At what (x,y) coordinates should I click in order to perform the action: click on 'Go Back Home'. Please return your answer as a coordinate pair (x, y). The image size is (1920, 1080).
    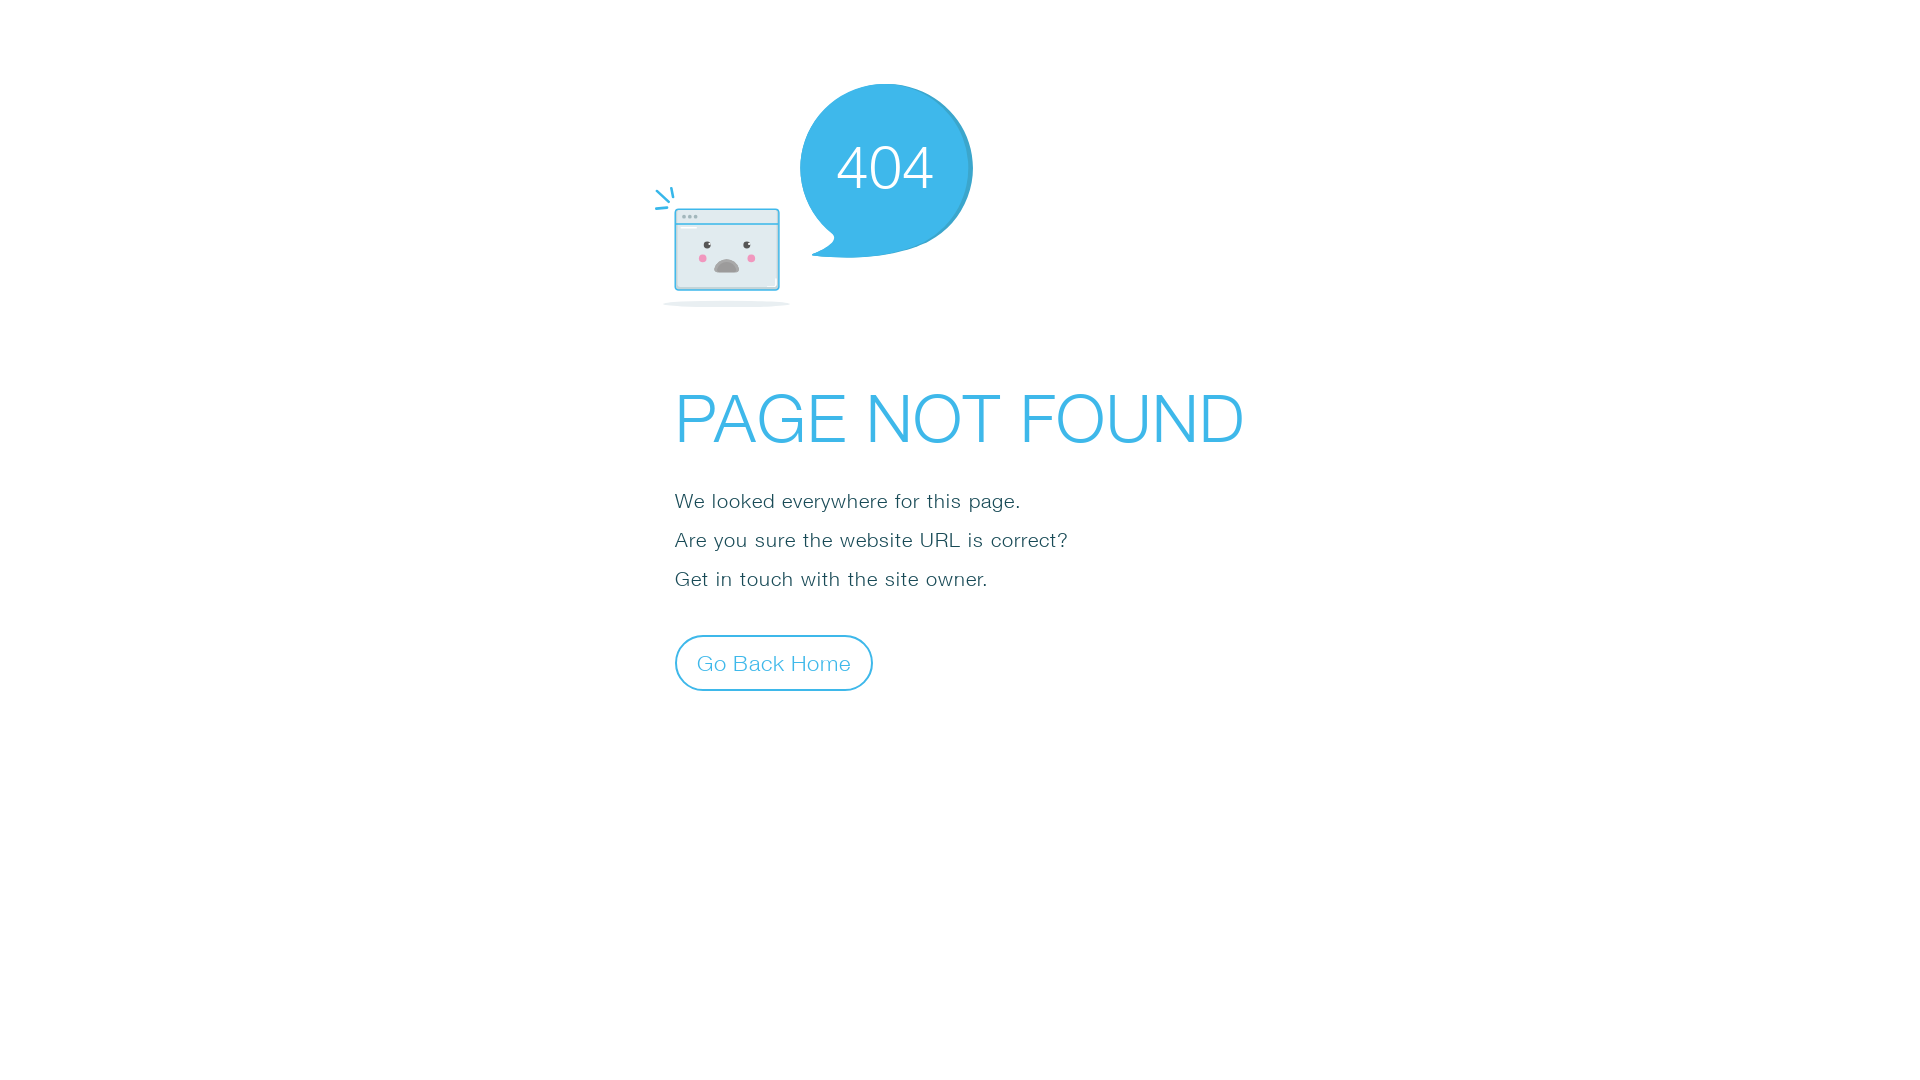
    Looking at the image, I should click on (772, 663).